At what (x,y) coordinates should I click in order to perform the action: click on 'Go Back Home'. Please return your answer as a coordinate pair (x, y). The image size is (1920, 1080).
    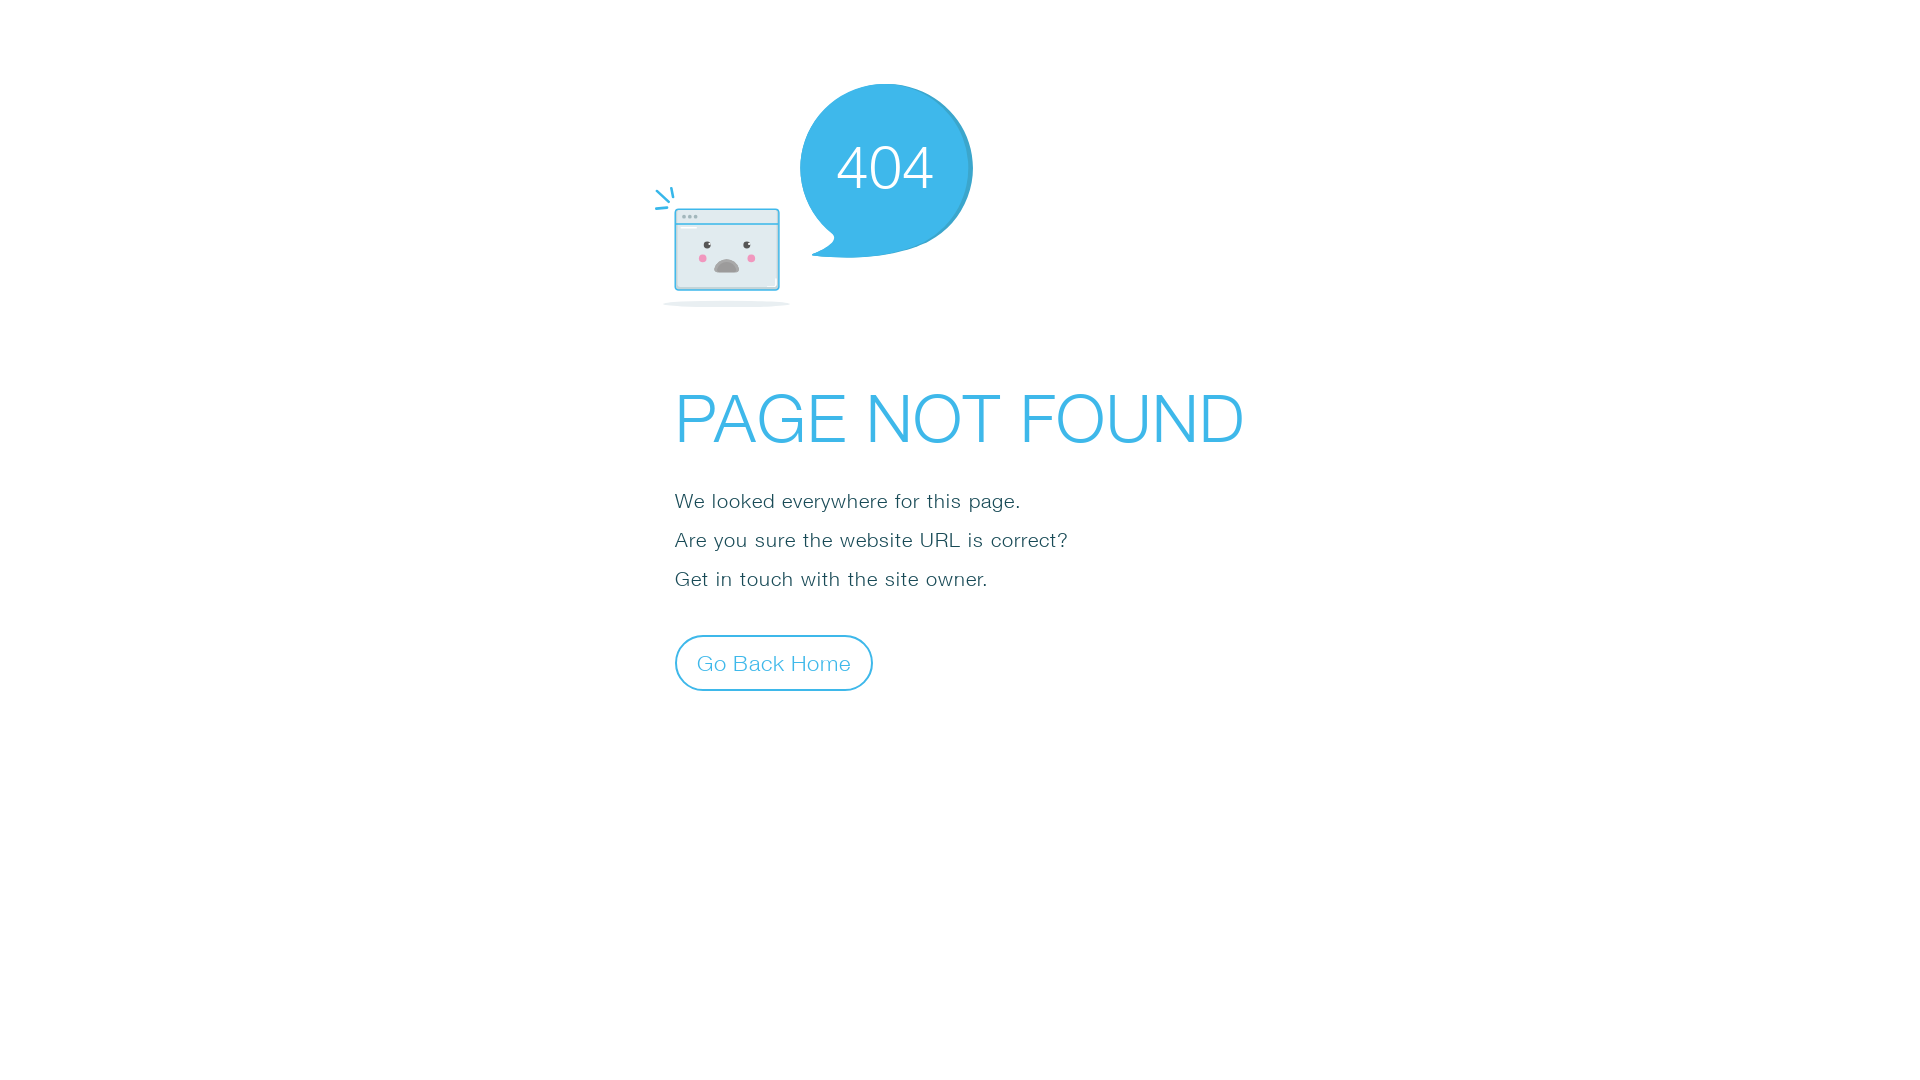
    Looking at the image, I should click on (772, 663).